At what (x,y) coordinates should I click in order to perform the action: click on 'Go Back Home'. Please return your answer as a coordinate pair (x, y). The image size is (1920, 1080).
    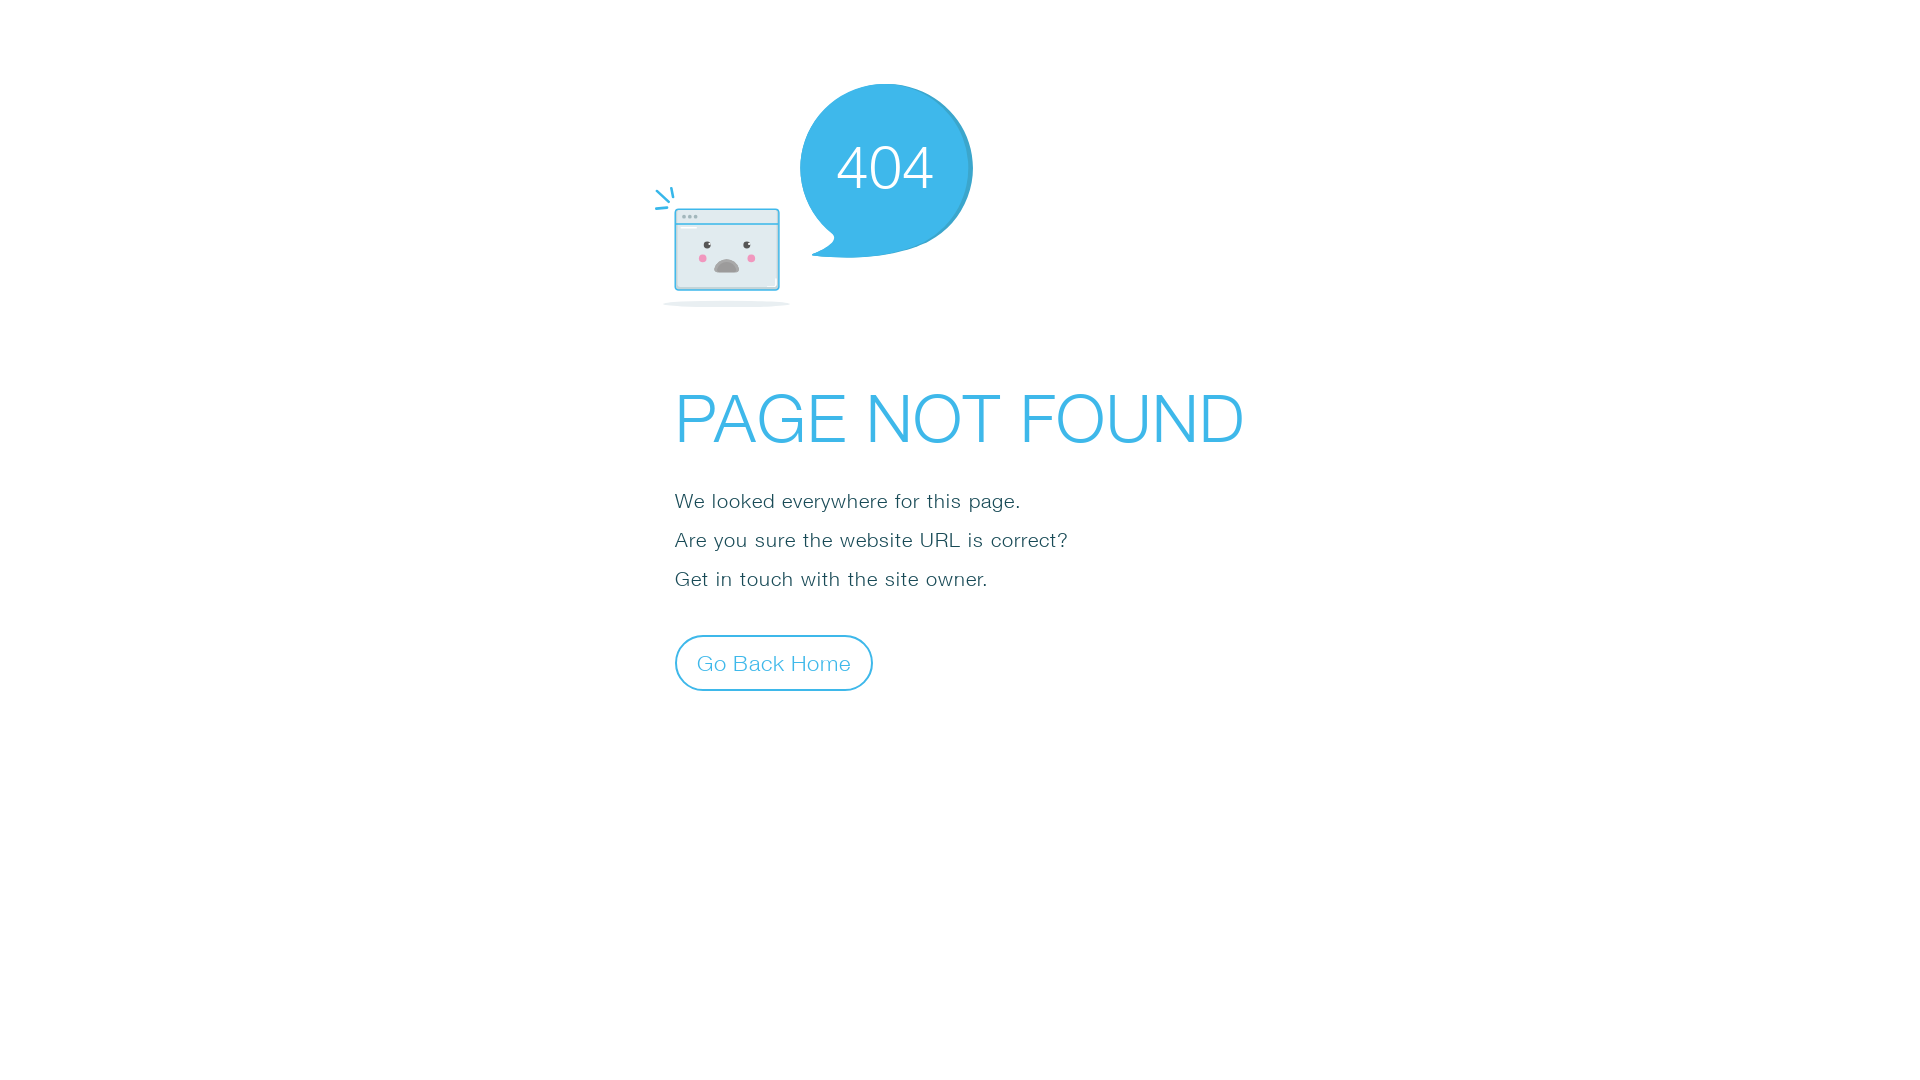
    Looking at the image, I should click on (772, 663).